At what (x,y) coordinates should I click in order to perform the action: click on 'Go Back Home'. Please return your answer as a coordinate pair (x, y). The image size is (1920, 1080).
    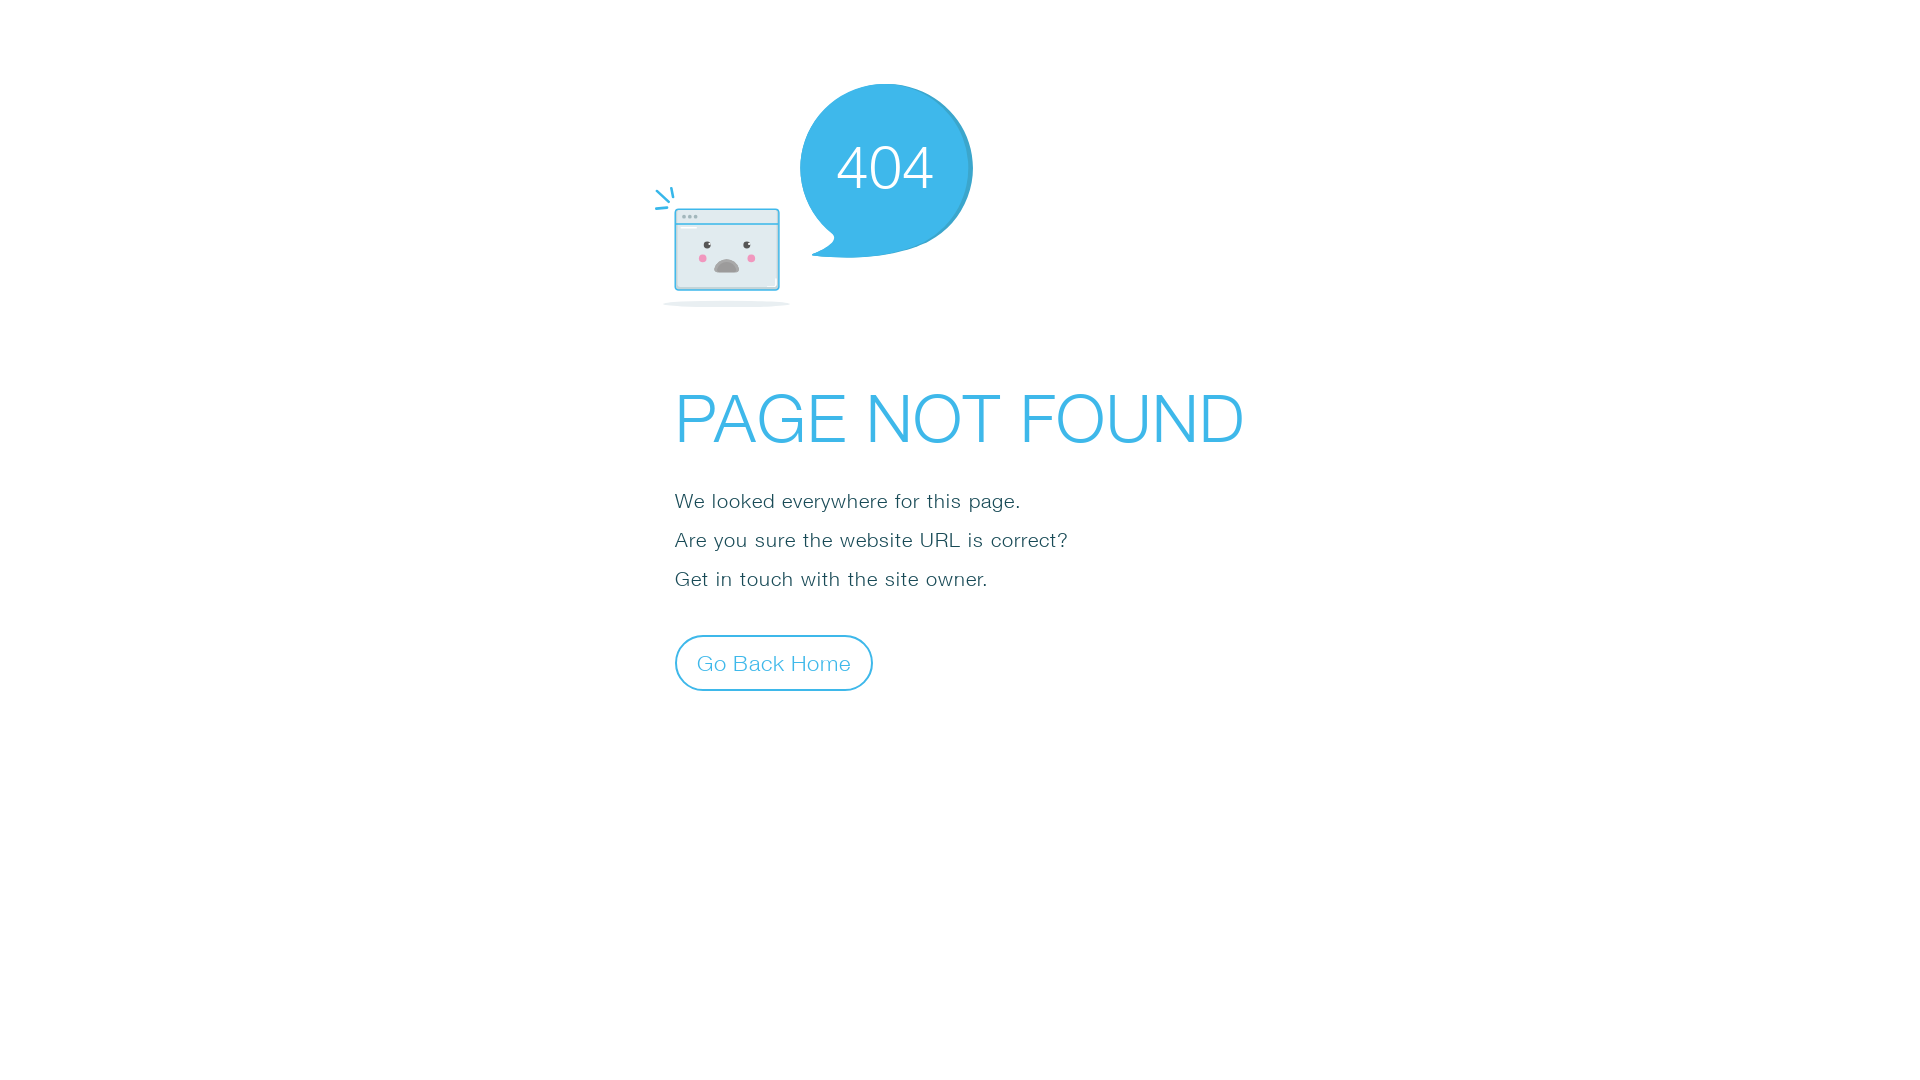
    Looking at the image, I should click on (772, 663).